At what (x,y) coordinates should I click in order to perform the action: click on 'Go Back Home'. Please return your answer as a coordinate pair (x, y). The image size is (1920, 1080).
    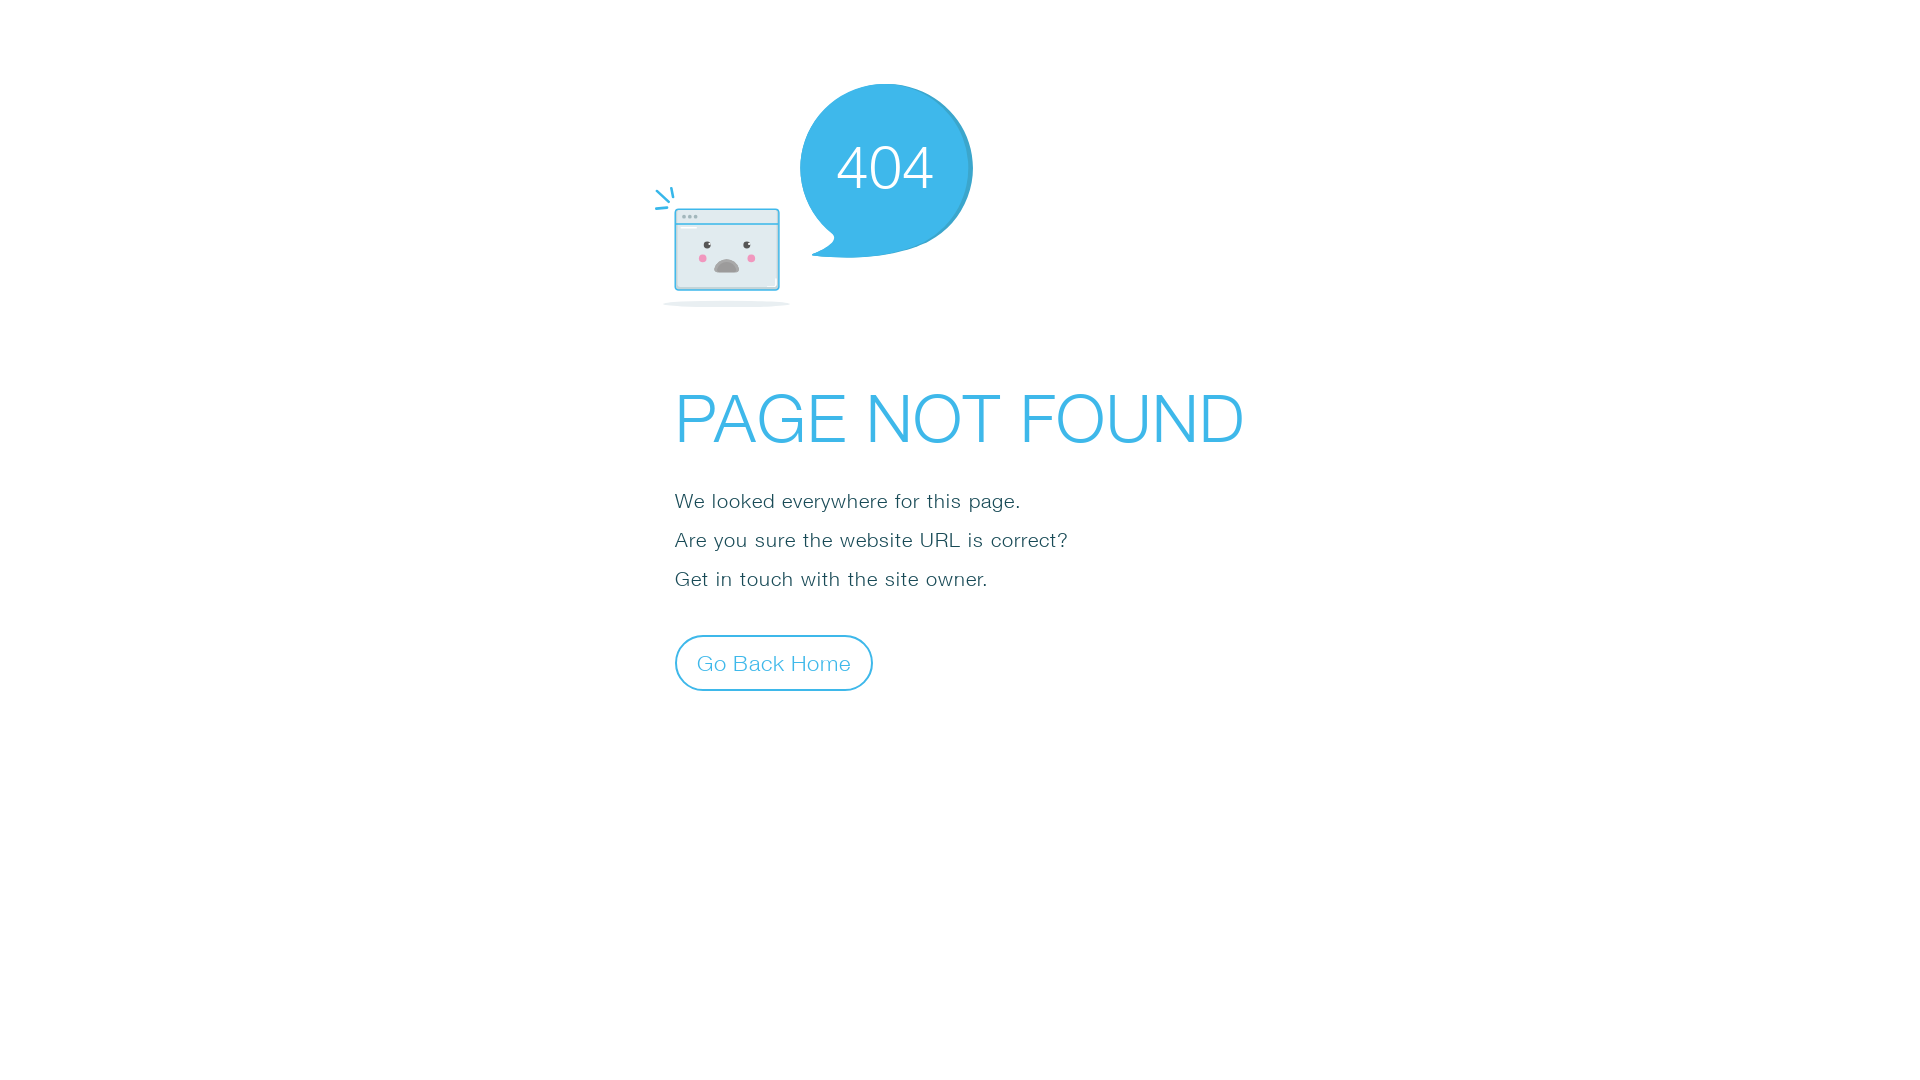
    Looking at the image, I should click on (772, 663).